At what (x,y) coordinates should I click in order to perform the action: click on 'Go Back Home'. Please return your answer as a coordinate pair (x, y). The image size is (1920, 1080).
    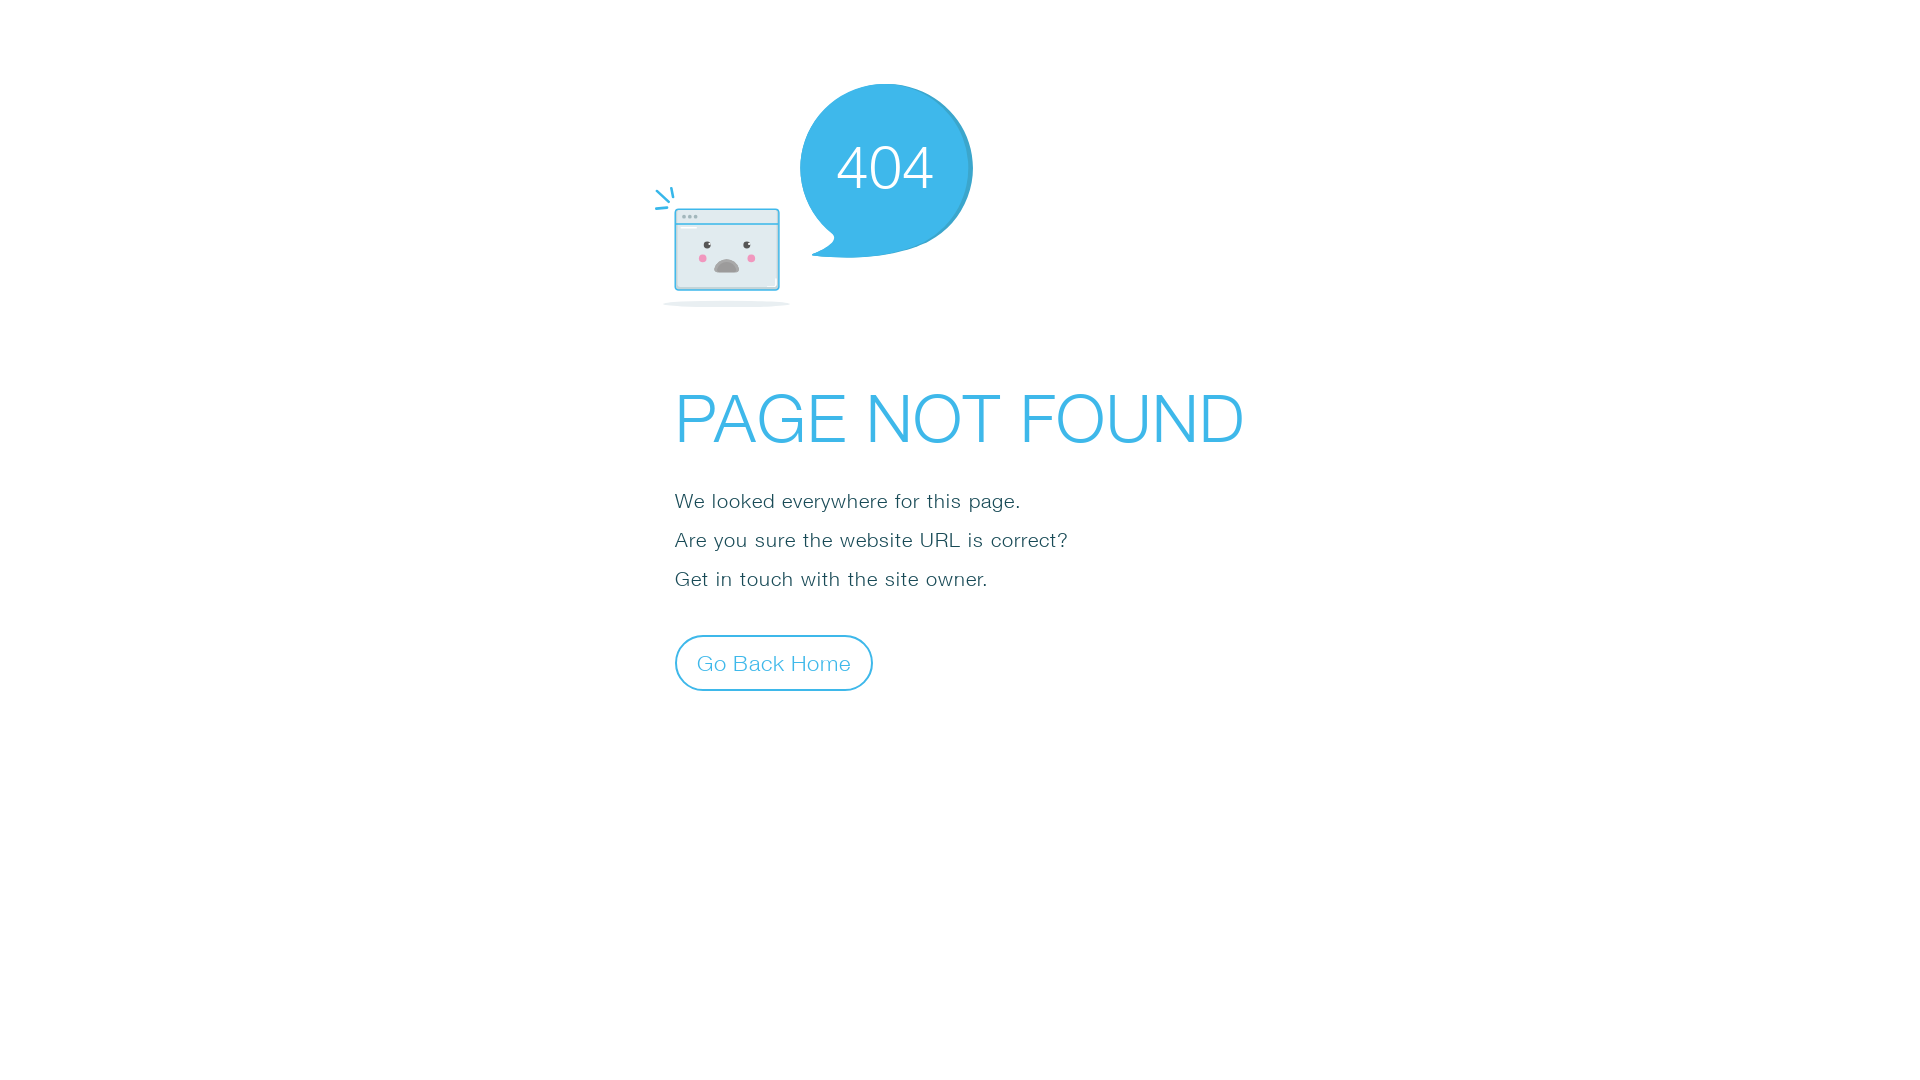
    Looking at the image, I should click on (772, 663).